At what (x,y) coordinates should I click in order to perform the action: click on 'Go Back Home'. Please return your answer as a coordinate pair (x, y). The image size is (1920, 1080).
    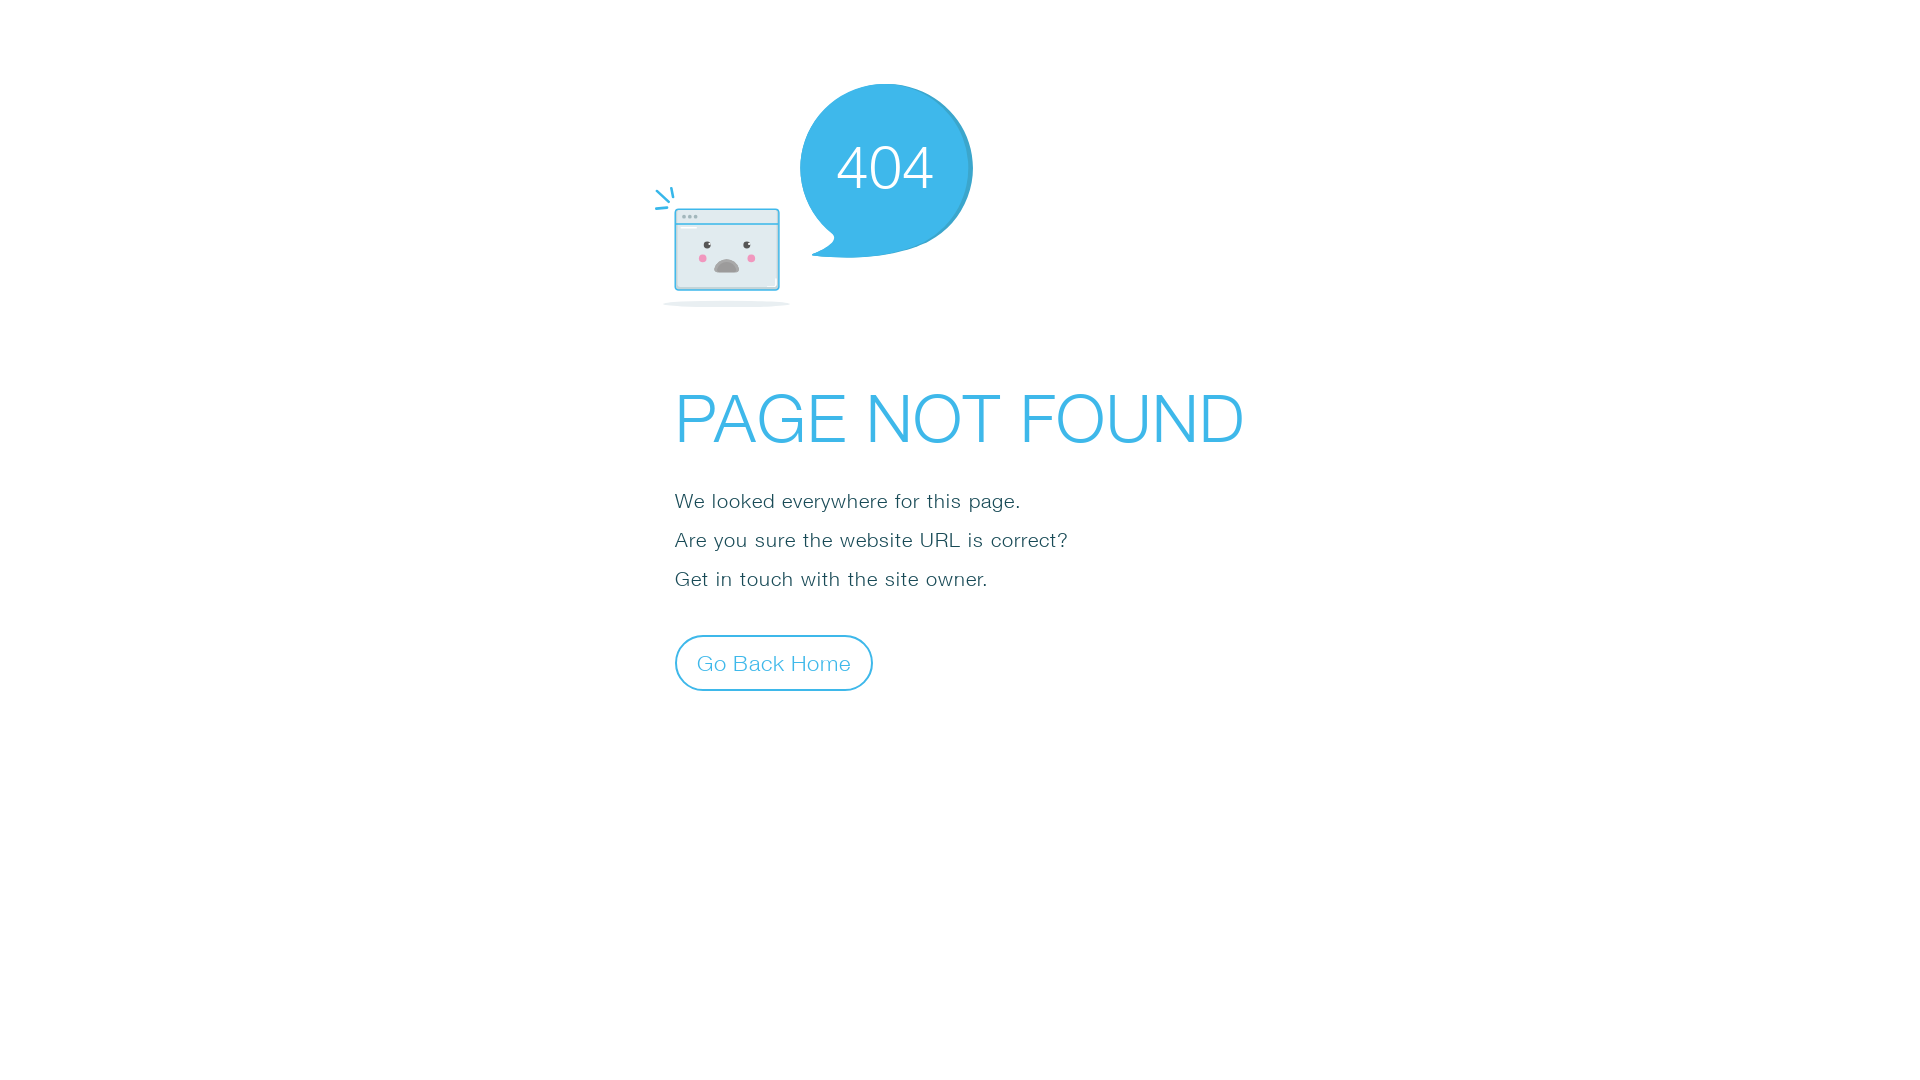
    Looking at the image, I should click on (772, 663).